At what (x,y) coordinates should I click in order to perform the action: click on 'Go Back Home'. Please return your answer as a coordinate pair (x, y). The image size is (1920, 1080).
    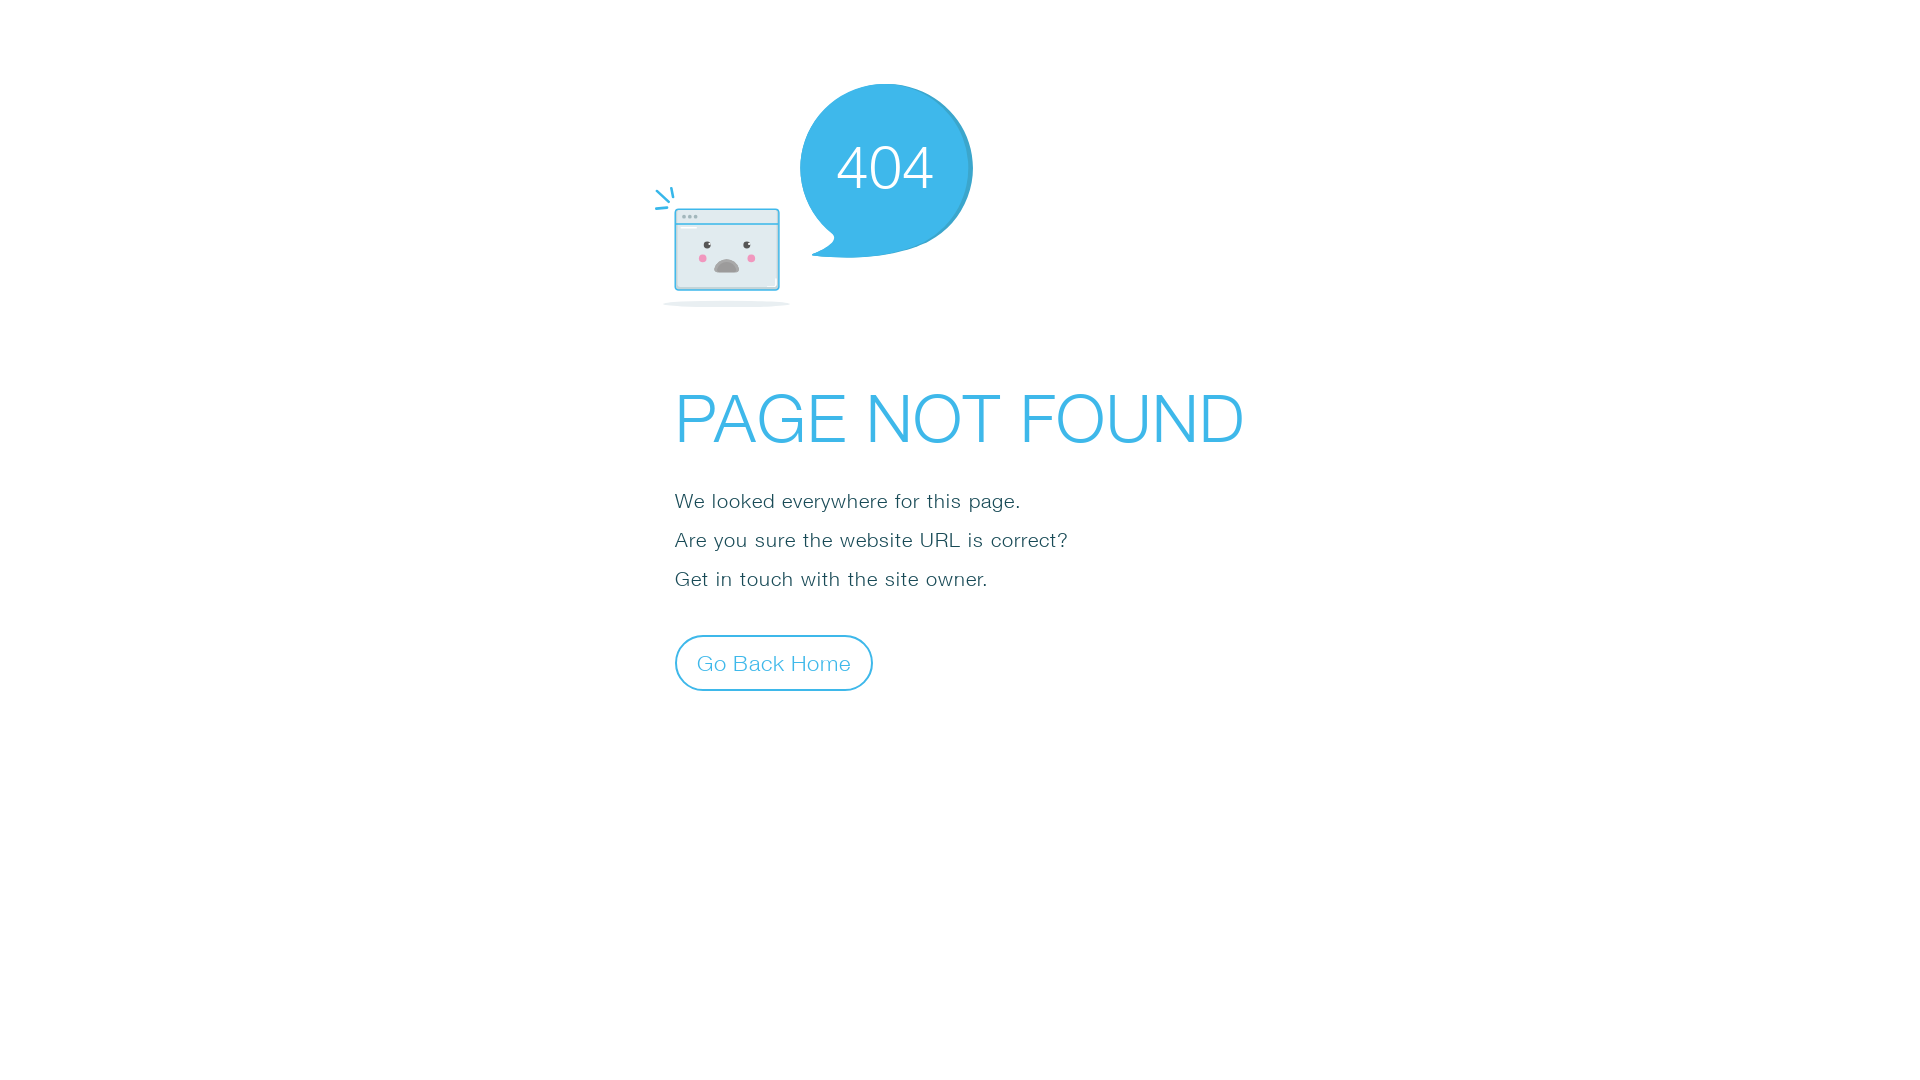
    Looking at the image, I should click on (772, 663).